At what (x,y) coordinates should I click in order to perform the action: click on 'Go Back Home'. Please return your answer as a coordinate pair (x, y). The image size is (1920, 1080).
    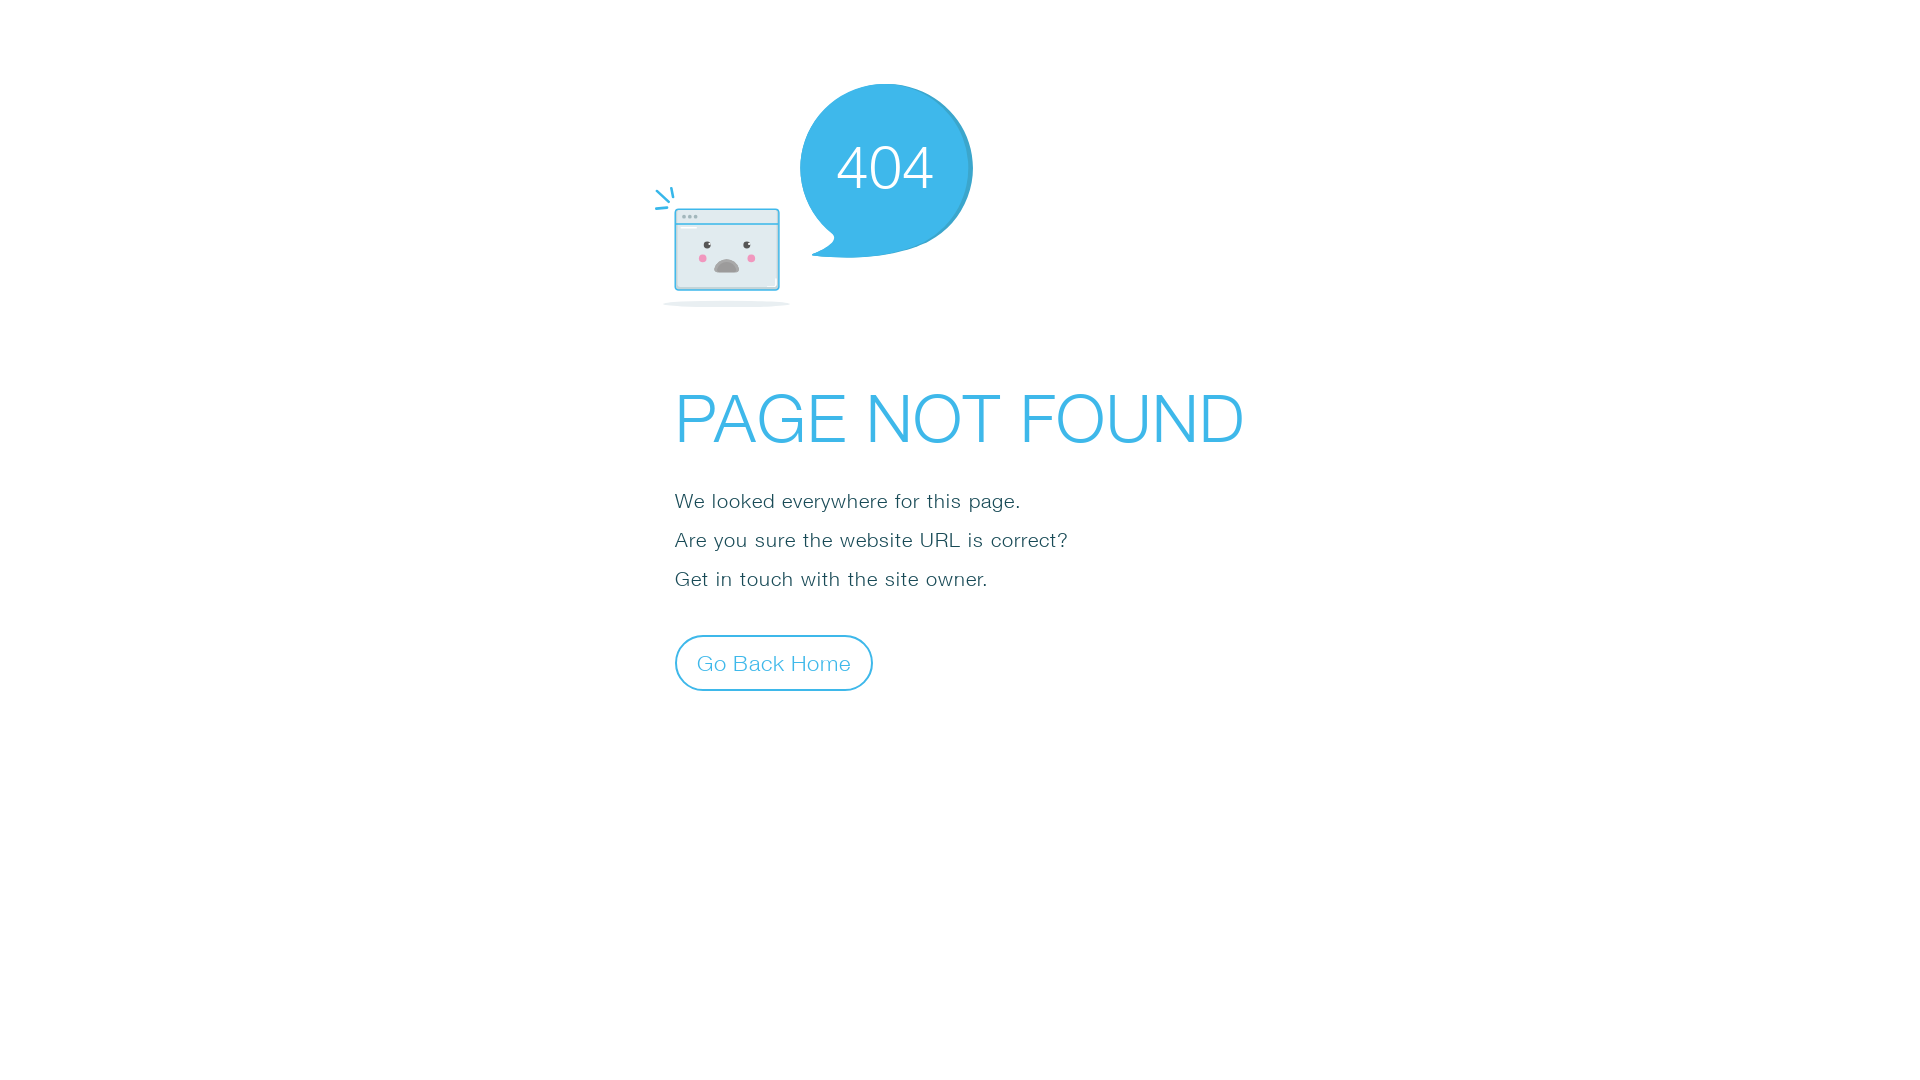
    Looking at the image, I should click on (772, 663).